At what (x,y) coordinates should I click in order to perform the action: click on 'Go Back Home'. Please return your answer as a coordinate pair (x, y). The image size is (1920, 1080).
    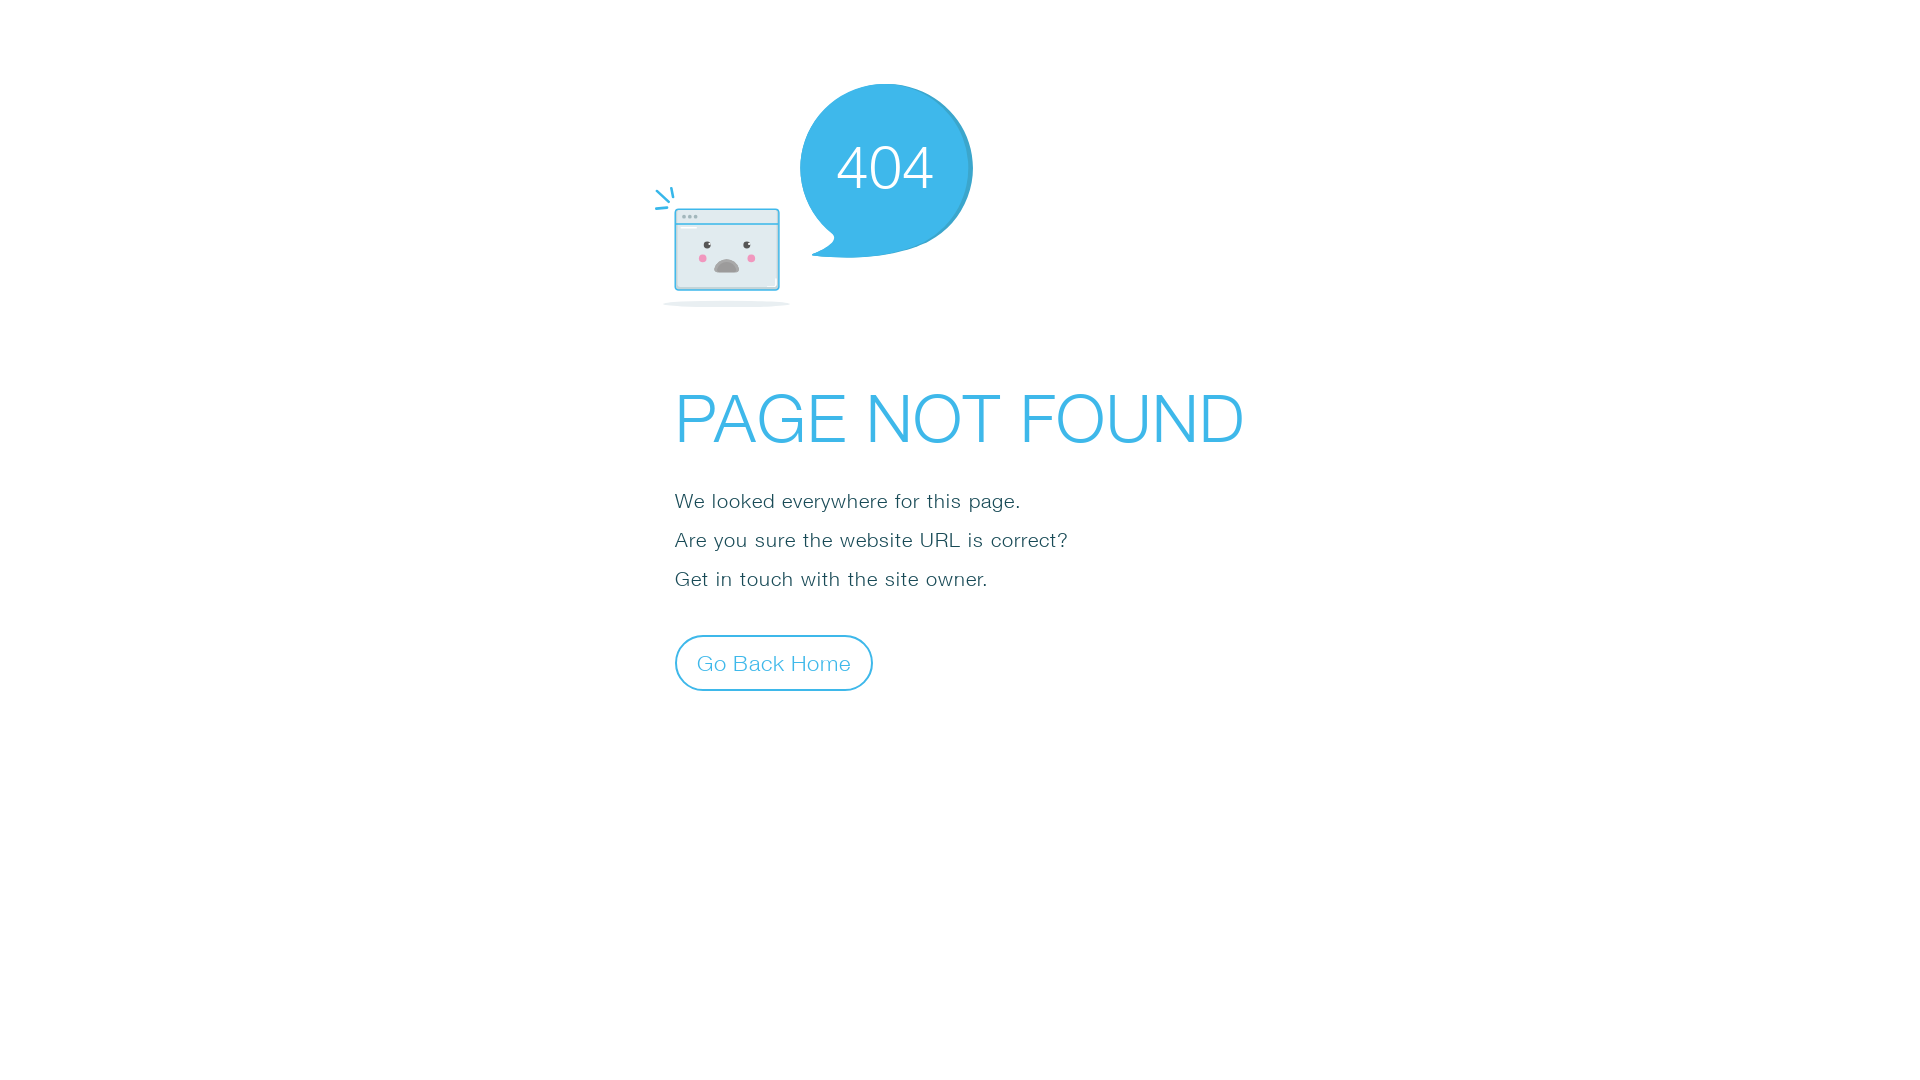
    Looking at the image, I should click on (772, 663).